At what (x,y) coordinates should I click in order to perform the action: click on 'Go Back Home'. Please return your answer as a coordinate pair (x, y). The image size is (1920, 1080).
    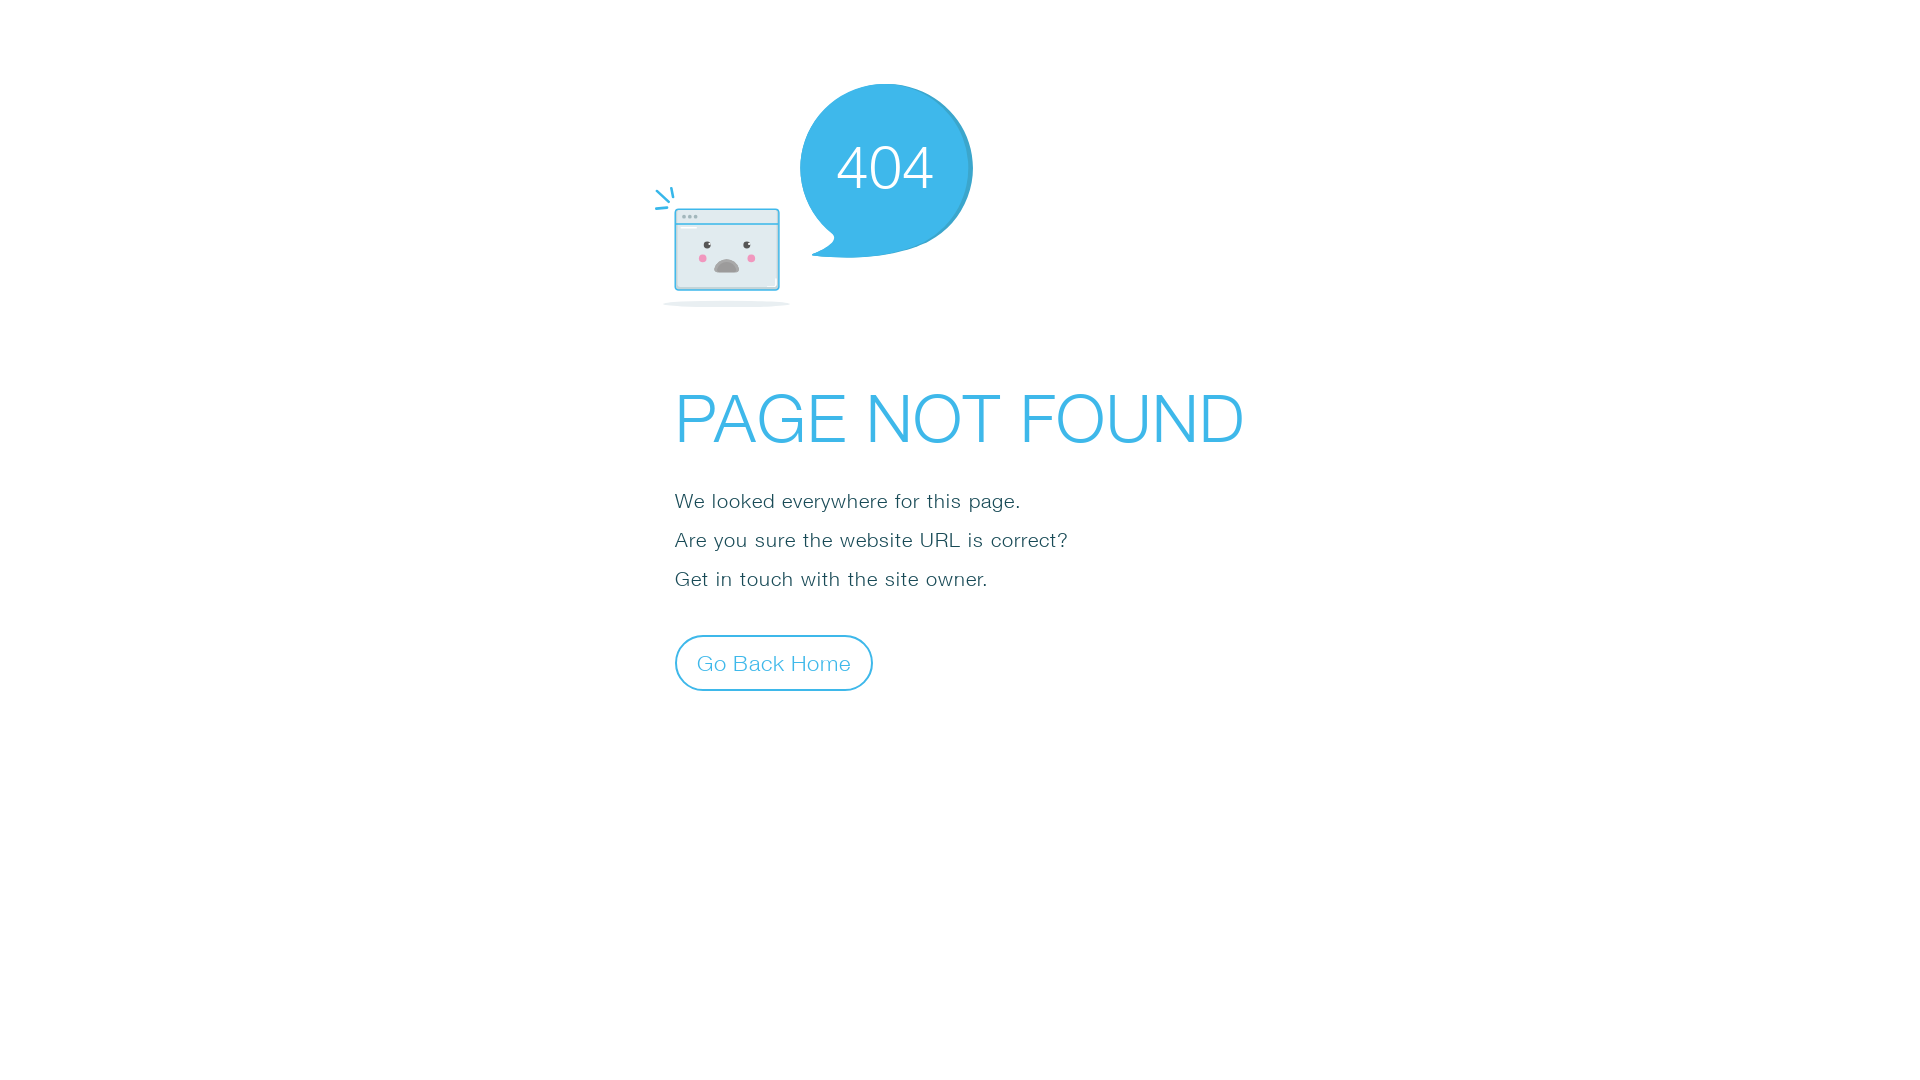
    Looking at the image, I should click on (772, 663).